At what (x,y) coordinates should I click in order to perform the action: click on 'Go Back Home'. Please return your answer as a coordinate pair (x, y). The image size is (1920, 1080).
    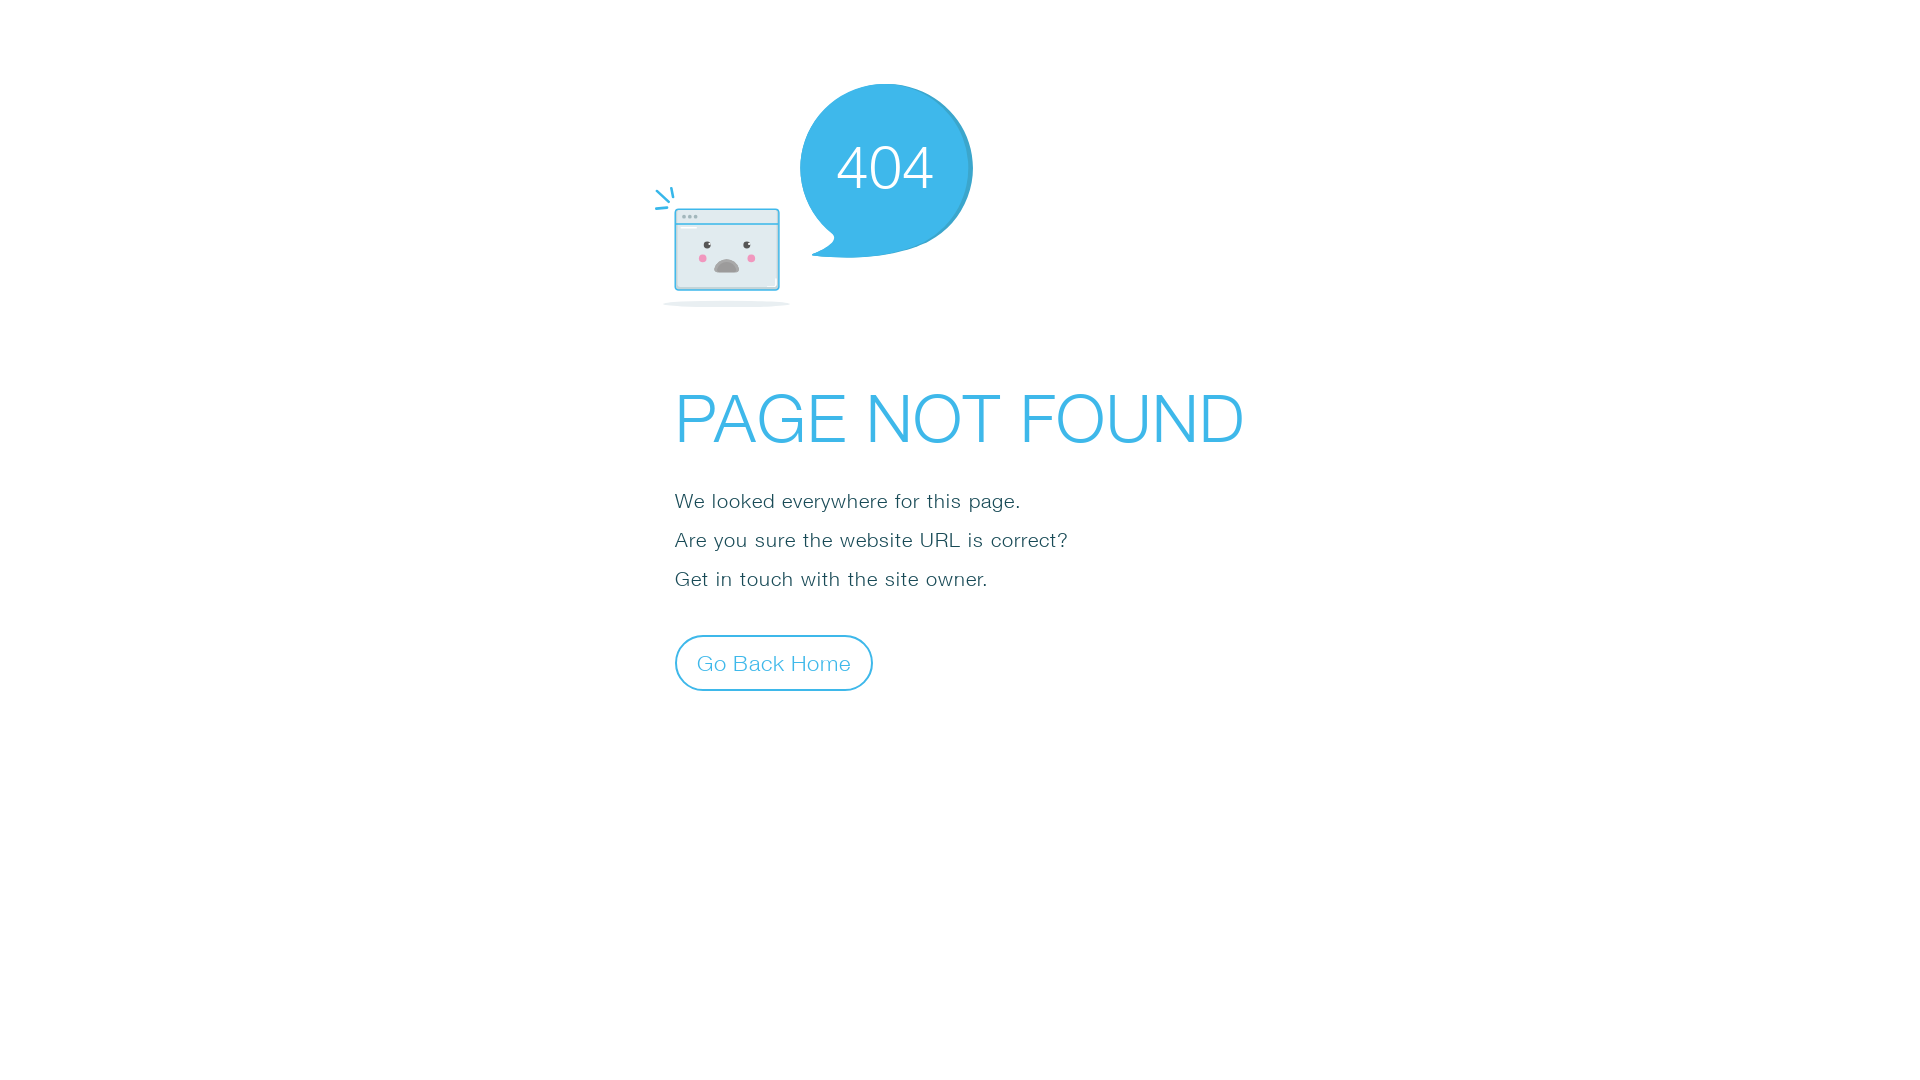
    Looking at the image, I should click on (772, 663).